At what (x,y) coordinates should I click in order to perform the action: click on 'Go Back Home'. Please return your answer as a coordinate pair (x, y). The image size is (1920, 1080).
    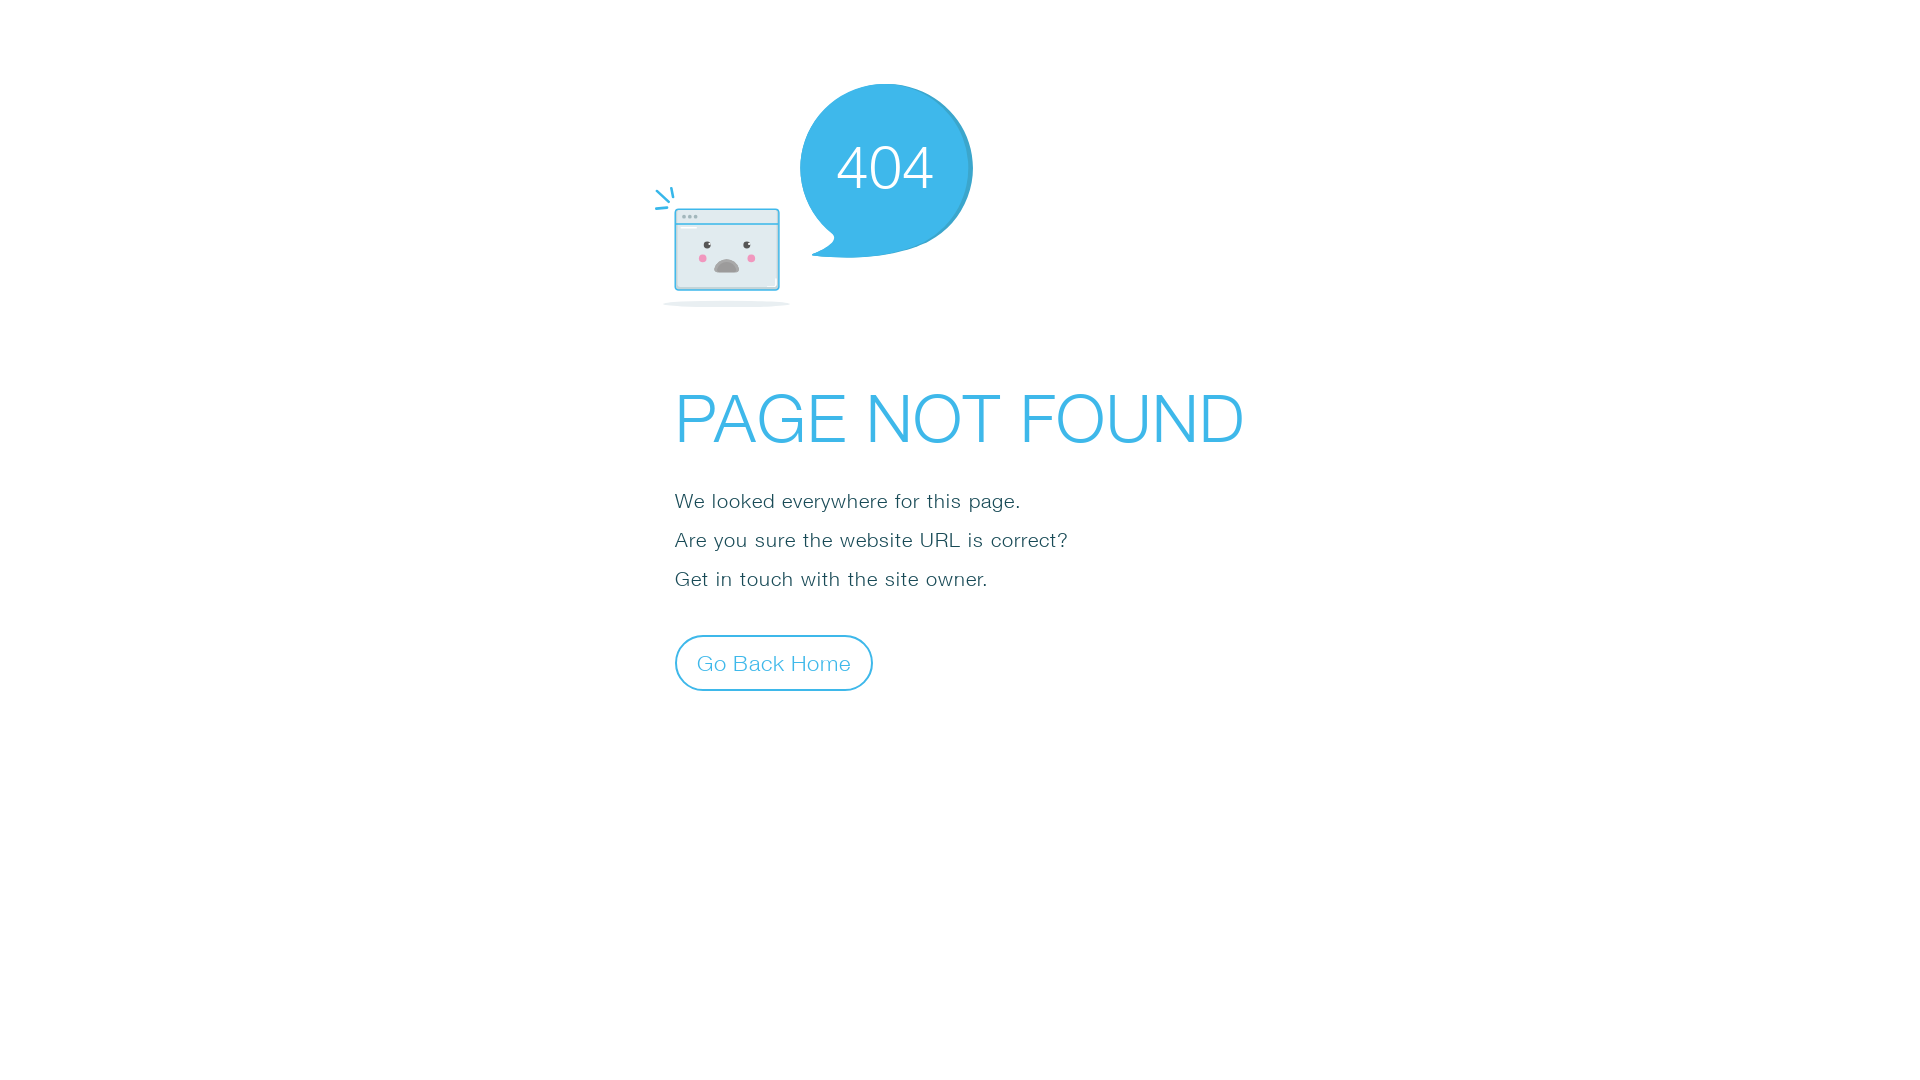
    Looking at the image, I should click on (772, 663).